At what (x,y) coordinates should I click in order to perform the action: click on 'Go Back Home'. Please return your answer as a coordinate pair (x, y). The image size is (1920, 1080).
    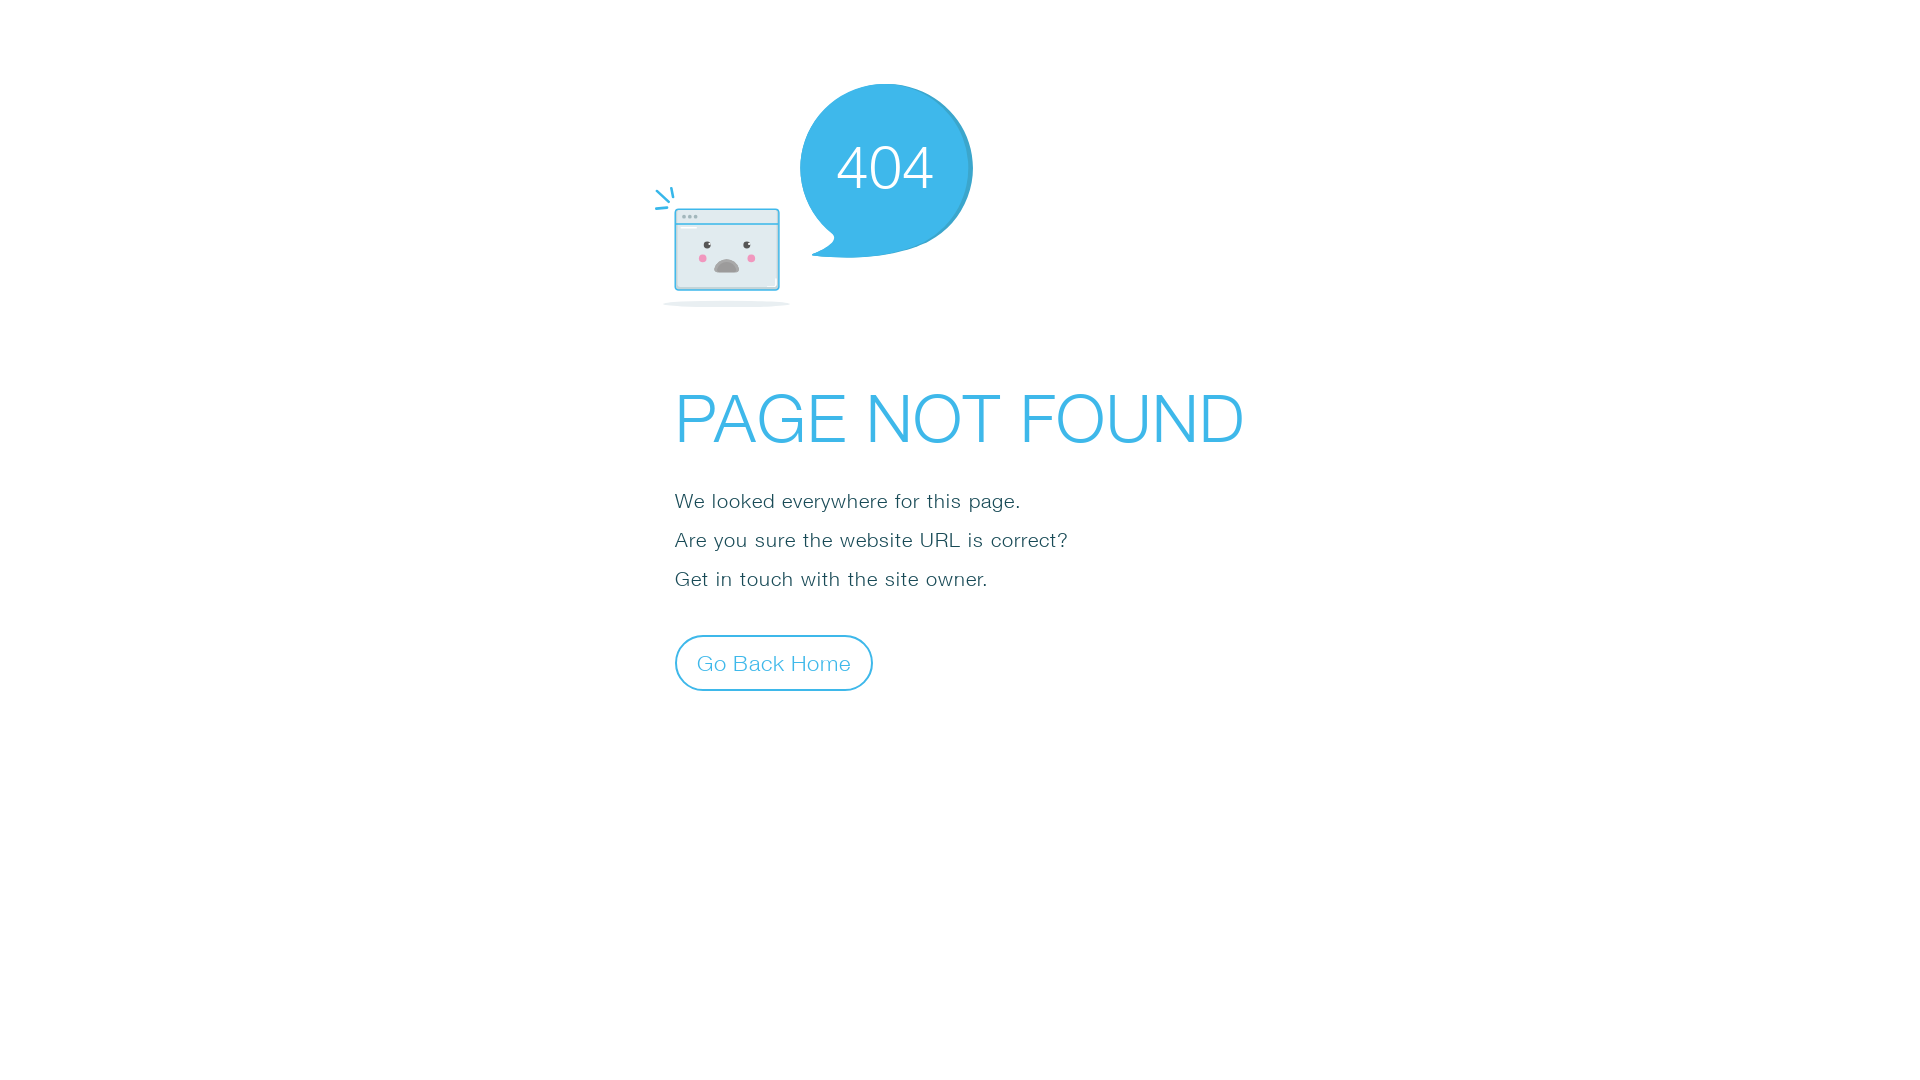
    Looking at the image, I should click on (772, 663).